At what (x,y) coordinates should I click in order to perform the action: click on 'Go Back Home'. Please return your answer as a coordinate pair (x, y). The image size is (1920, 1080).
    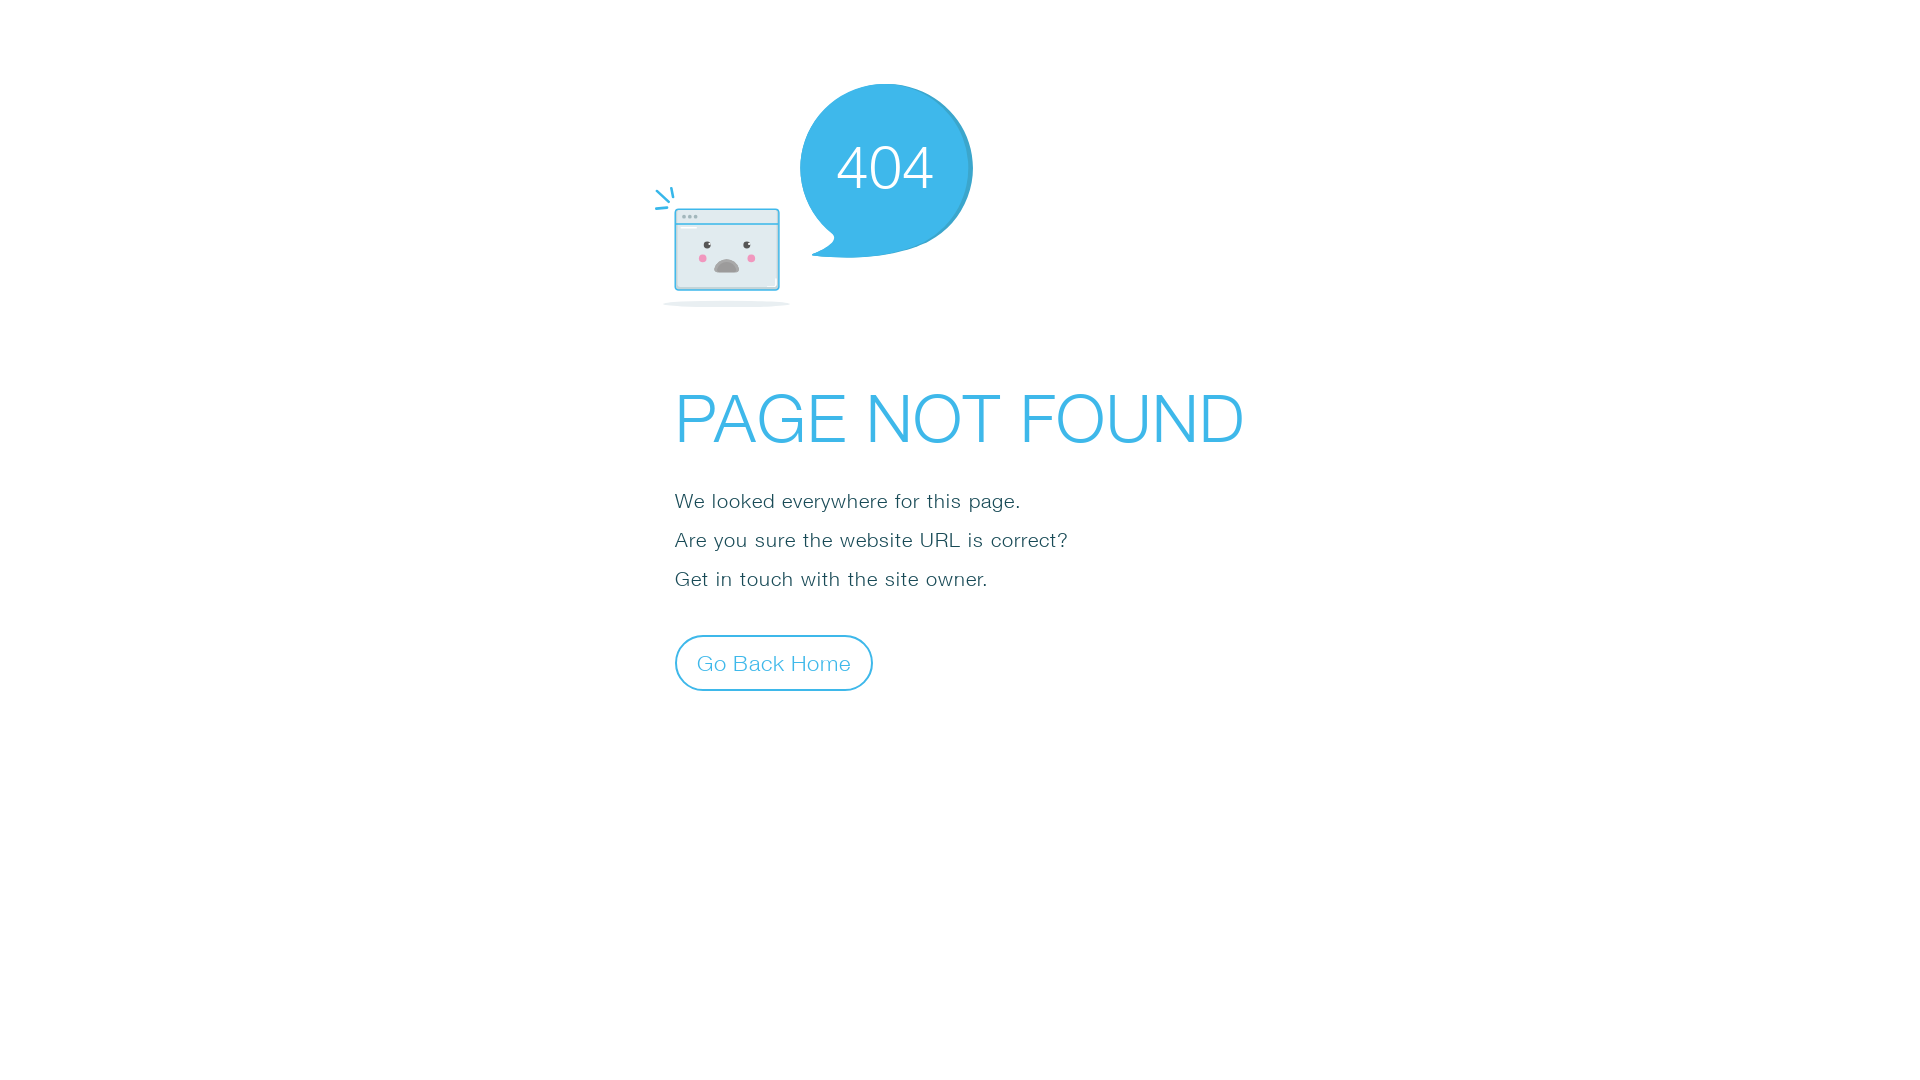
    Looking at the image, I should click on (772, 663).